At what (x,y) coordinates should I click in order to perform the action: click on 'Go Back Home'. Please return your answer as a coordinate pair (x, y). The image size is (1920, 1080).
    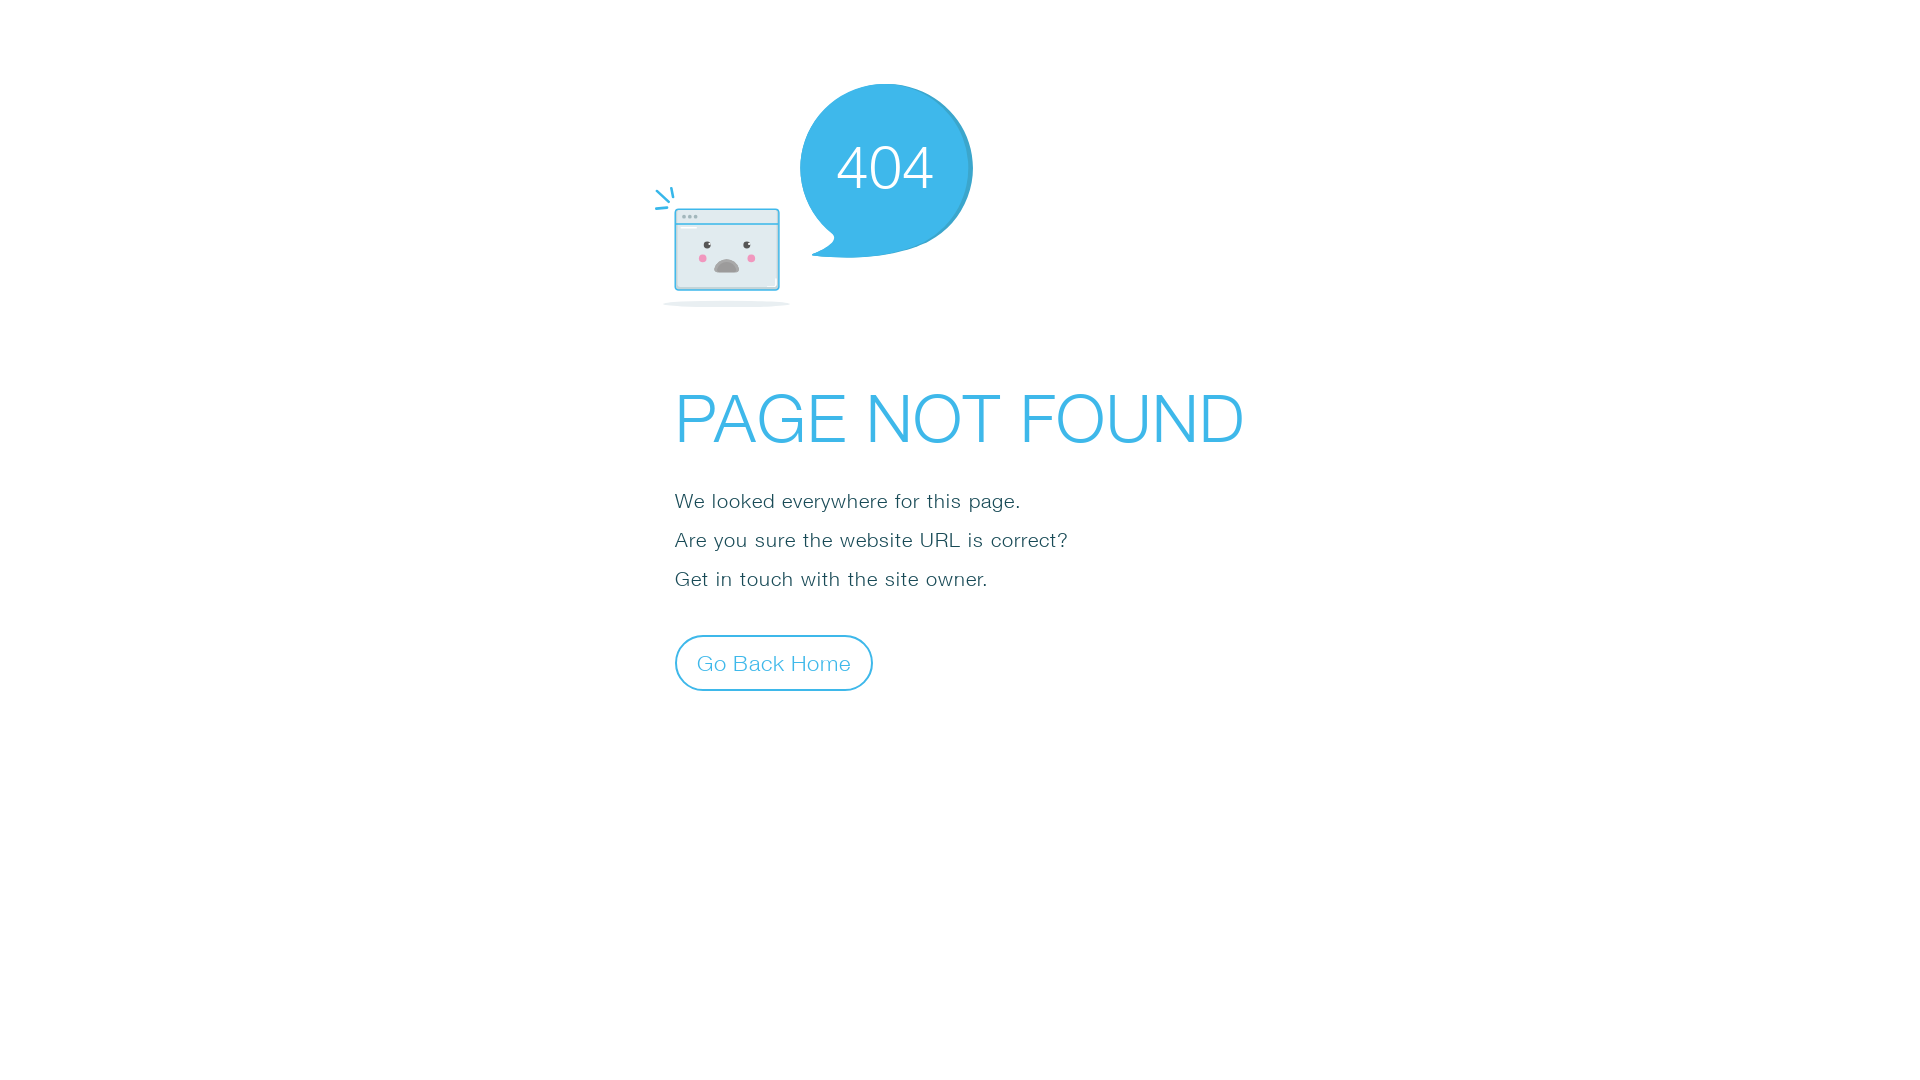
    Looking at the image, I should click on (772, 663).